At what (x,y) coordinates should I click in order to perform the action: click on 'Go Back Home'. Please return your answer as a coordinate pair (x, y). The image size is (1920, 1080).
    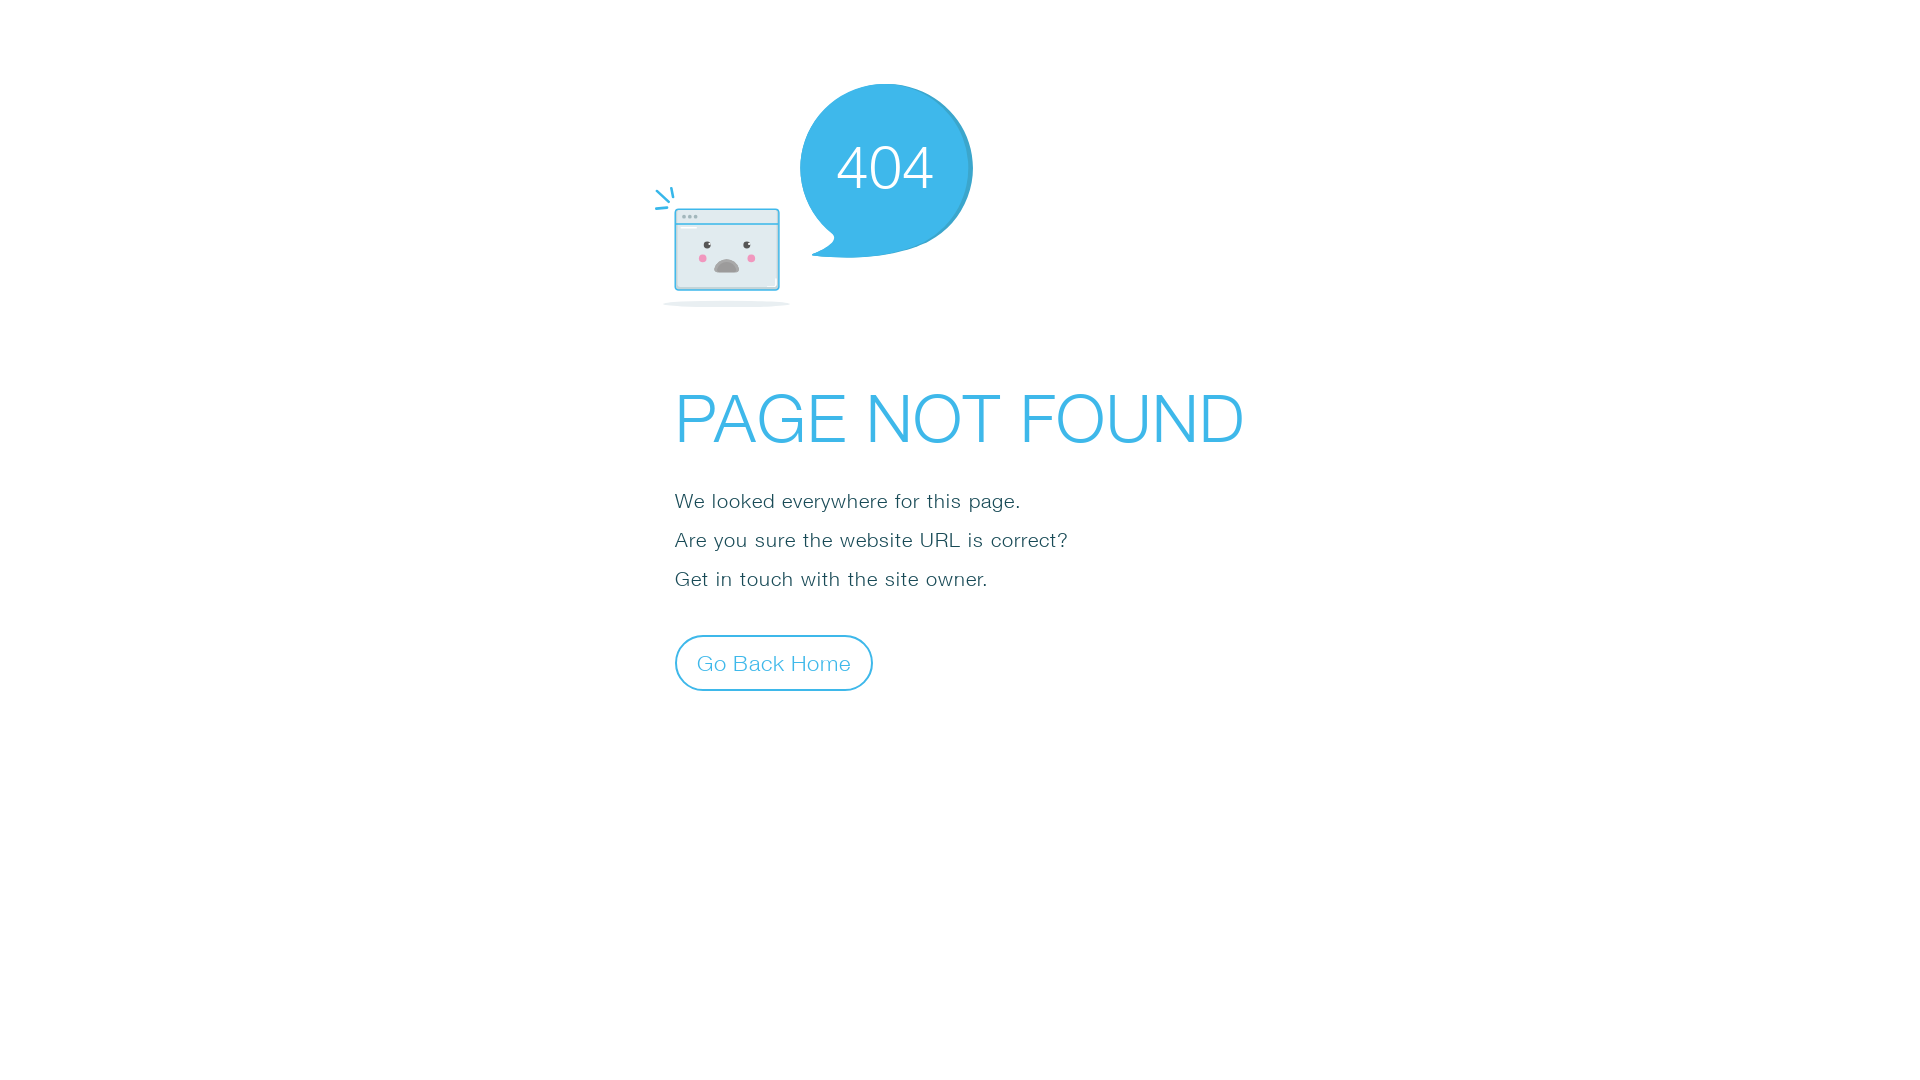
    Looking at the image, I should click on (772, 663).